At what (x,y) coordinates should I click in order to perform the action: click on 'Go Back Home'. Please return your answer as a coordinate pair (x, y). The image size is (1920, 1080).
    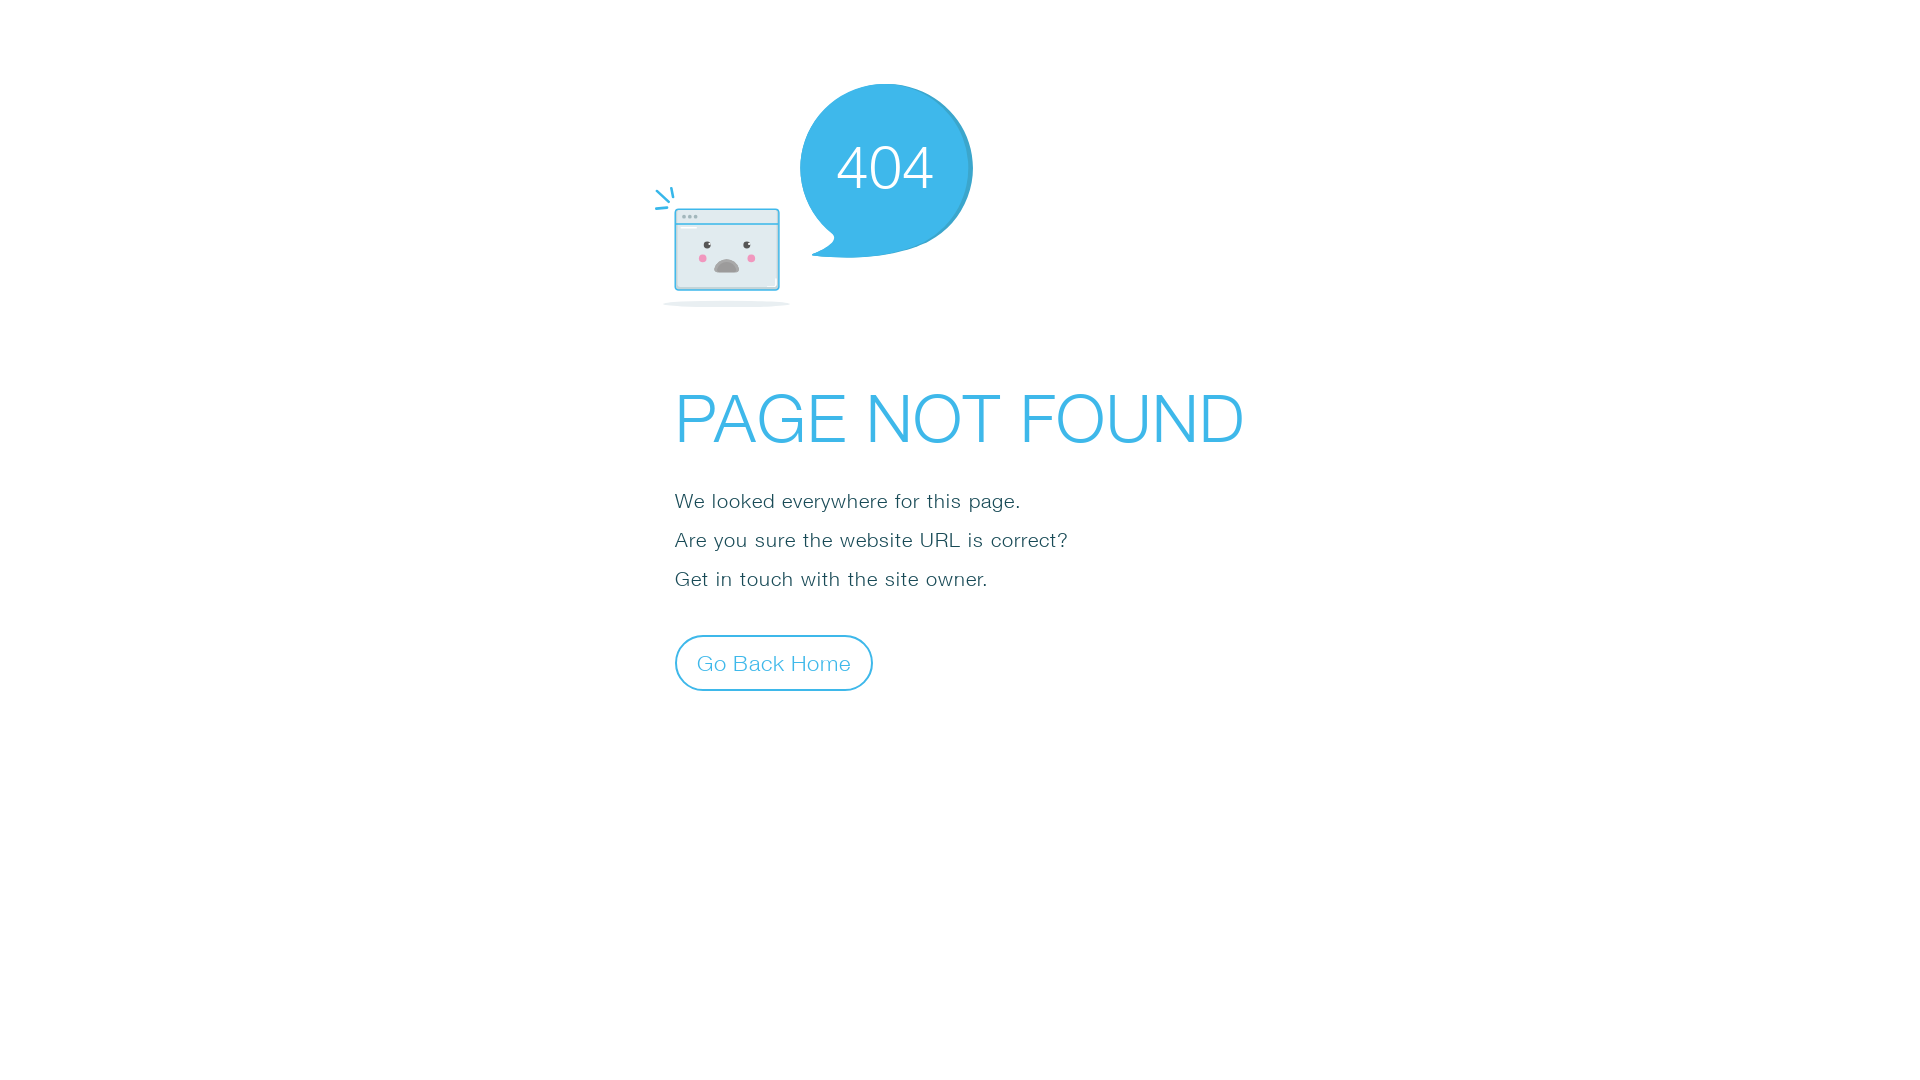
    Looking at the image, I should click on (772, 663).